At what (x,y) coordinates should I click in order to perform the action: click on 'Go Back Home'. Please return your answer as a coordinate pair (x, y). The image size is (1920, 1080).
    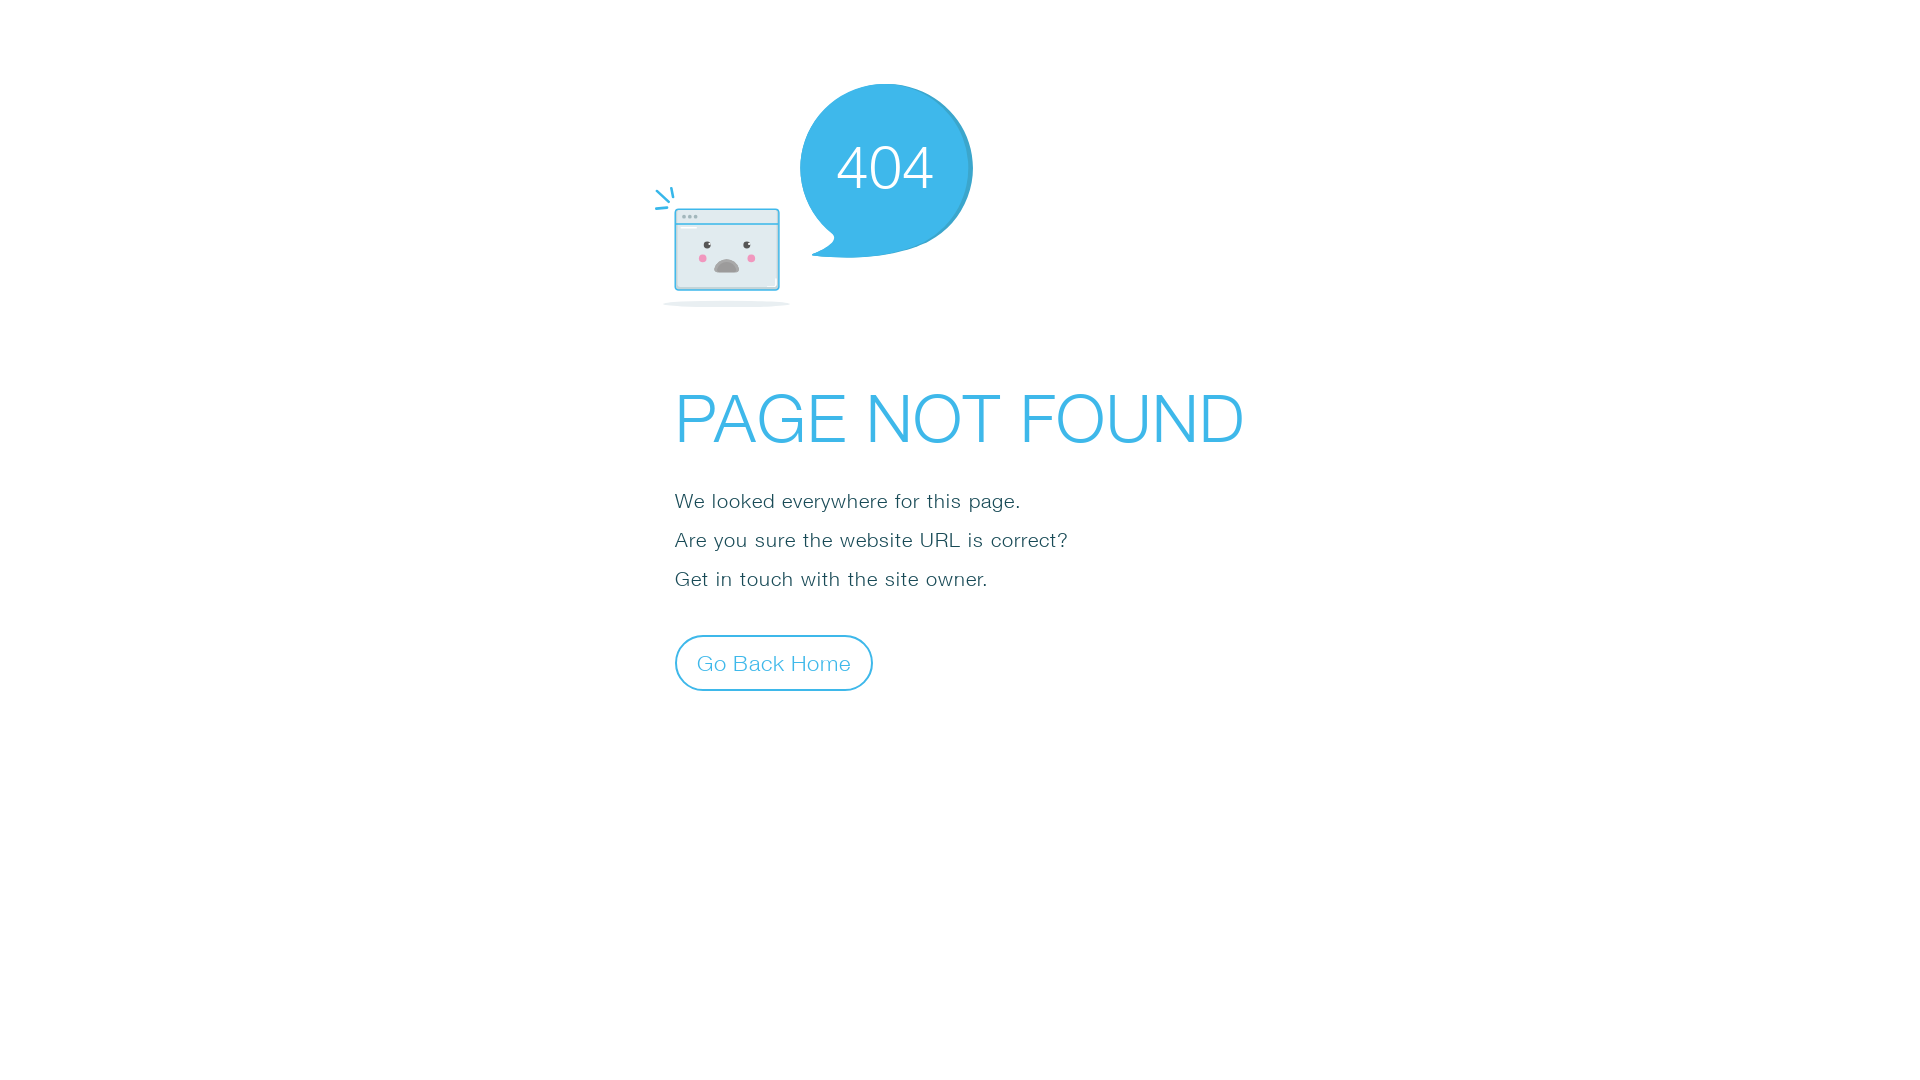
    Looking at the image, I should click on (772, 663).